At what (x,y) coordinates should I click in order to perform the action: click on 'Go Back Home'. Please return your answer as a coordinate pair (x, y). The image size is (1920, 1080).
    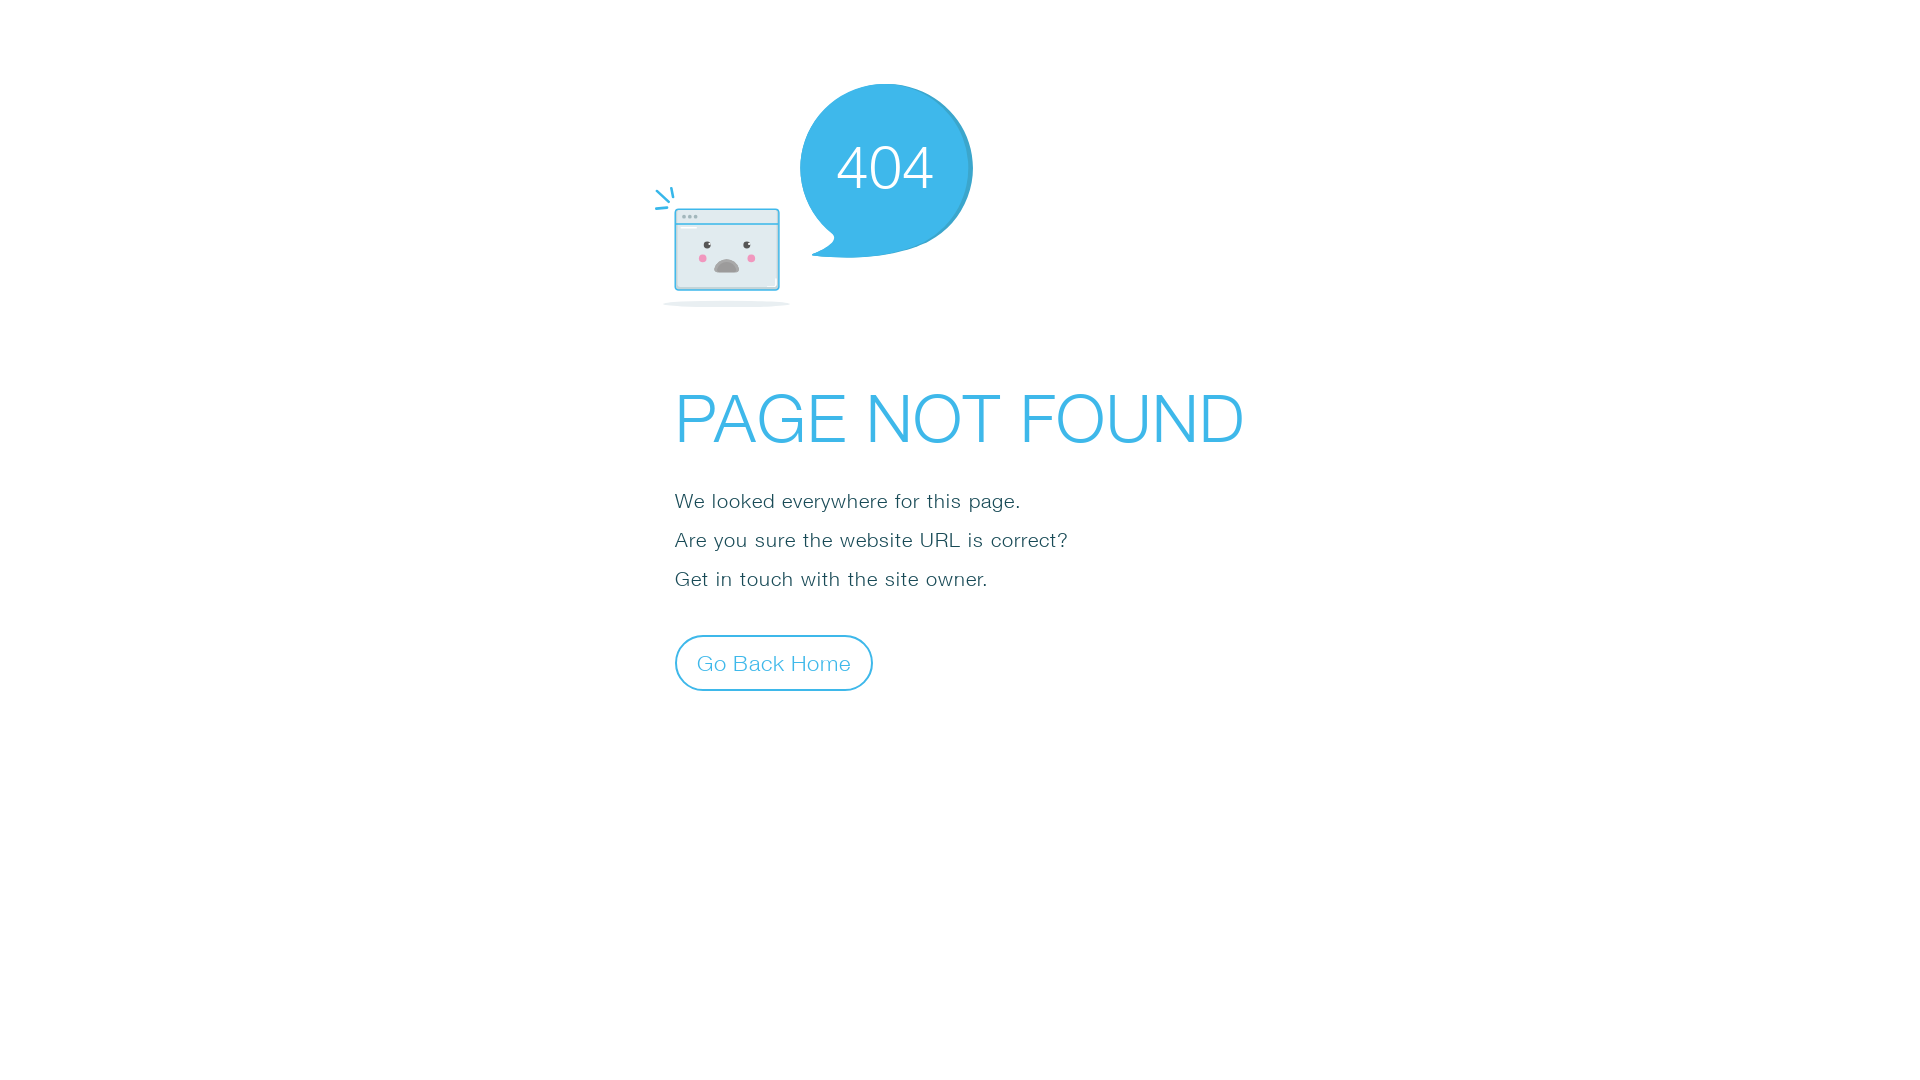
    Looking at the image, I should click on (772, 663).